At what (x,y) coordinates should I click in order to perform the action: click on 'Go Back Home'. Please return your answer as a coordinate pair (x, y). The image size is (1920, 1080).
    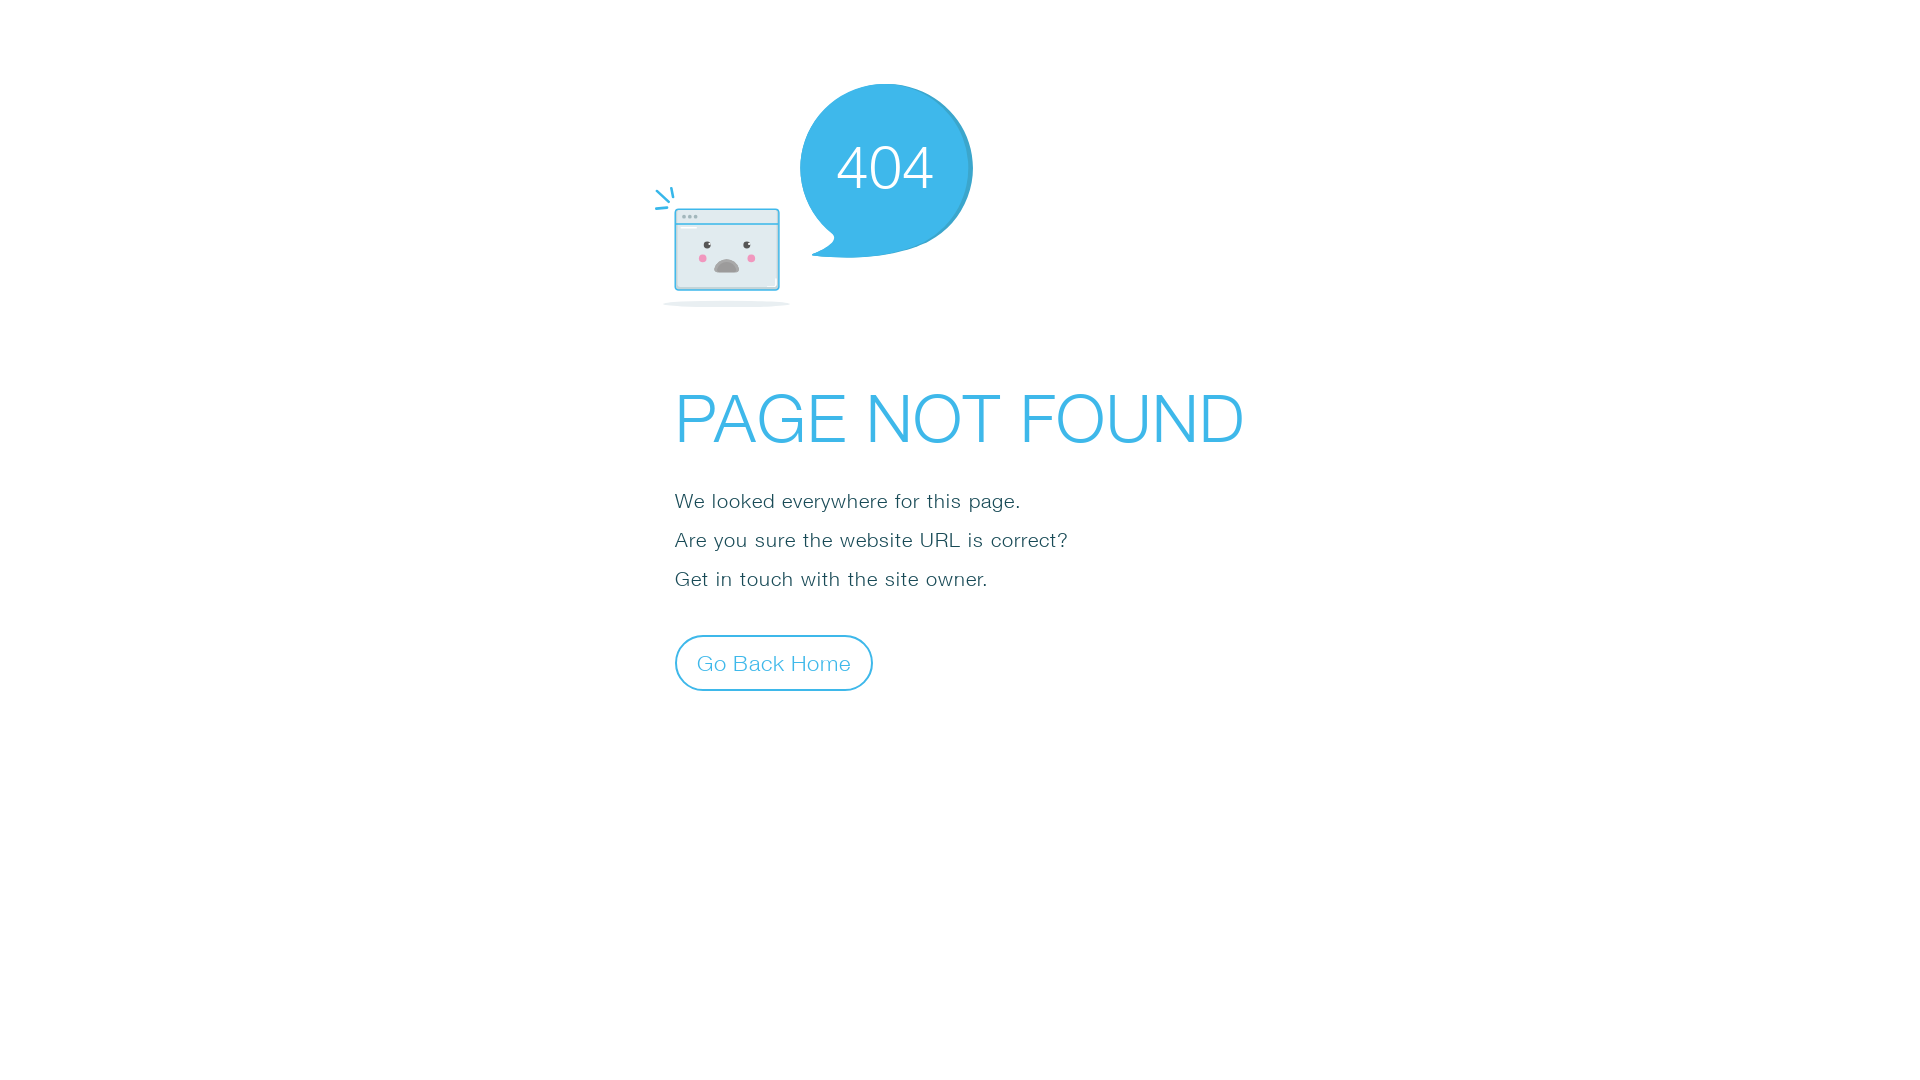
    Looking at the image, I should click on (772, 663).